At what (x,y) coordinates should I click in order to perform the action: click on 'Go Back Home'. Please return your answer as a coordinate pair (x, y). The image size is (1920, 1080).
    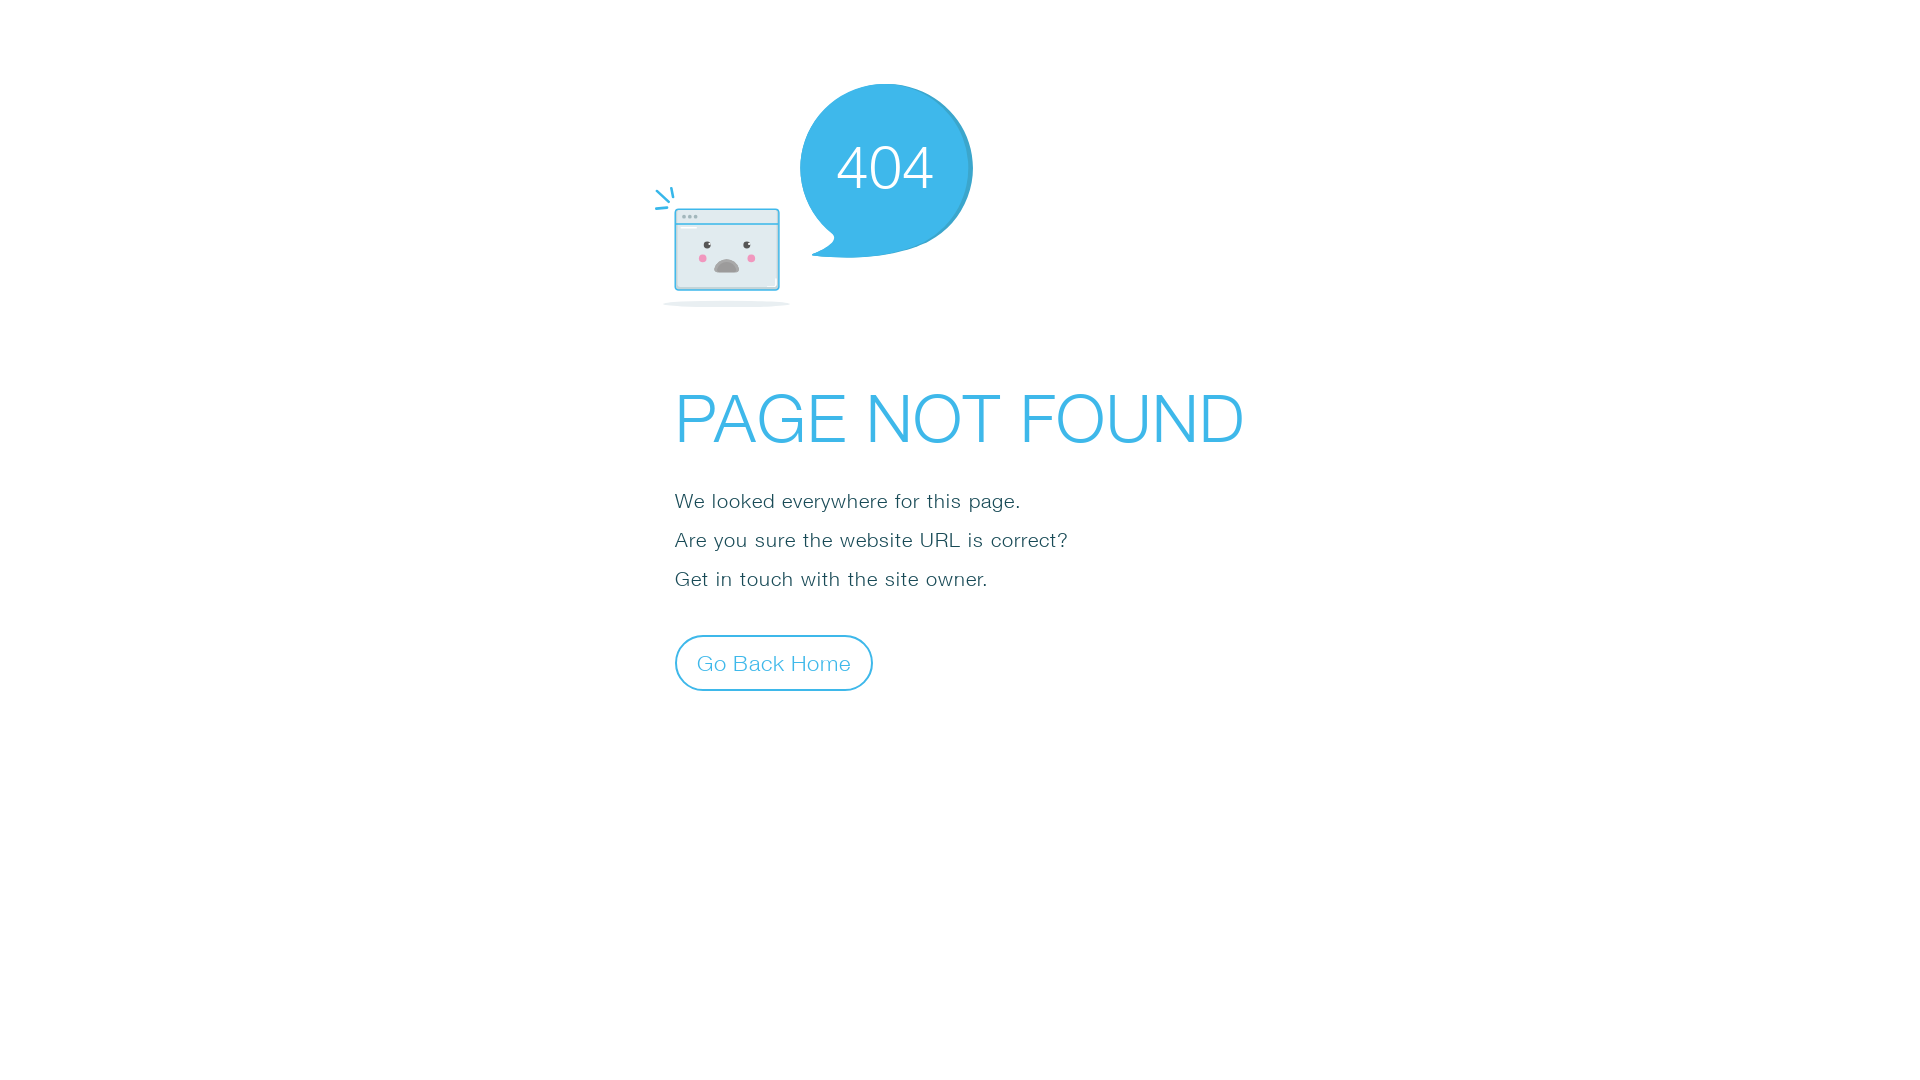
    Looking at the image, I should click on (772, 663).